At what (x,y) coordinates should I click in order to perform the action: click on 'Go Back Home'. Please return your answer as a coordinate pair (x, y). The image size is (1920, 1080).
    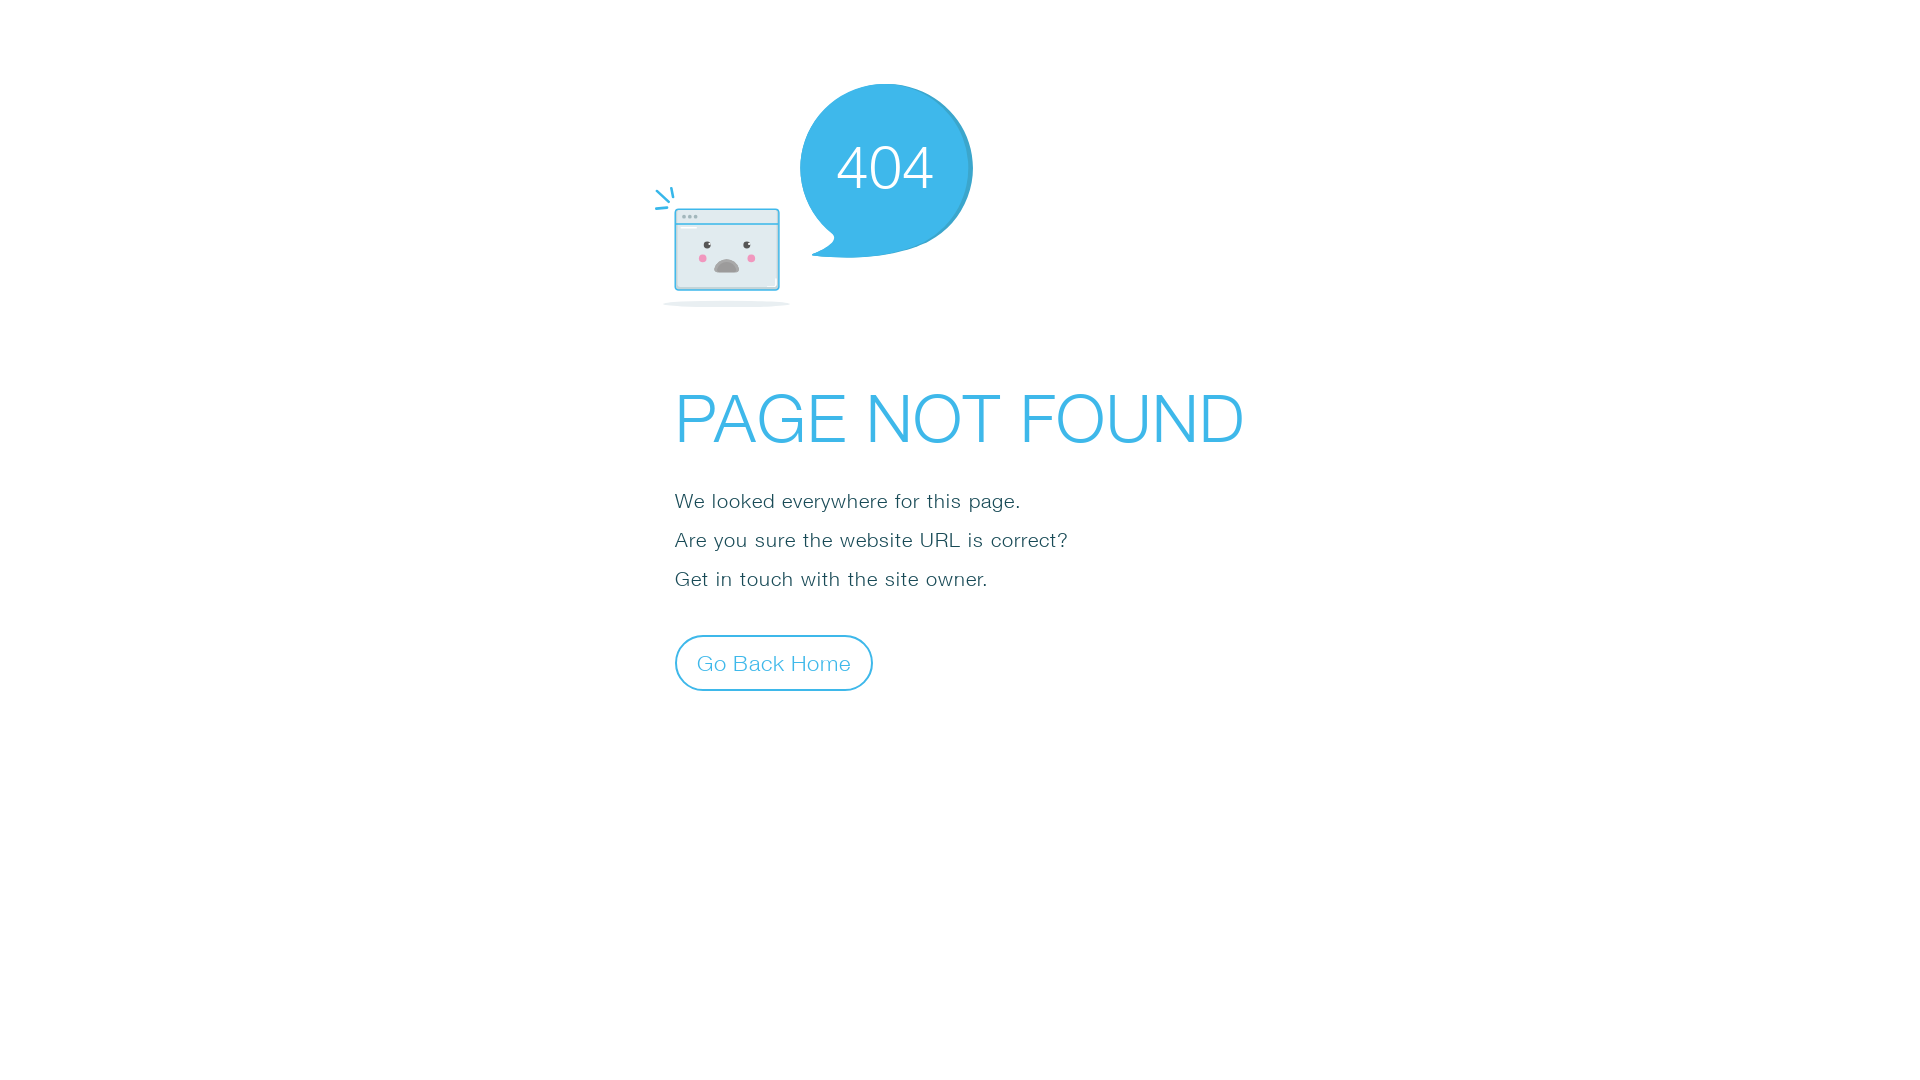
    Looking at the image, I should click on (772, 663).